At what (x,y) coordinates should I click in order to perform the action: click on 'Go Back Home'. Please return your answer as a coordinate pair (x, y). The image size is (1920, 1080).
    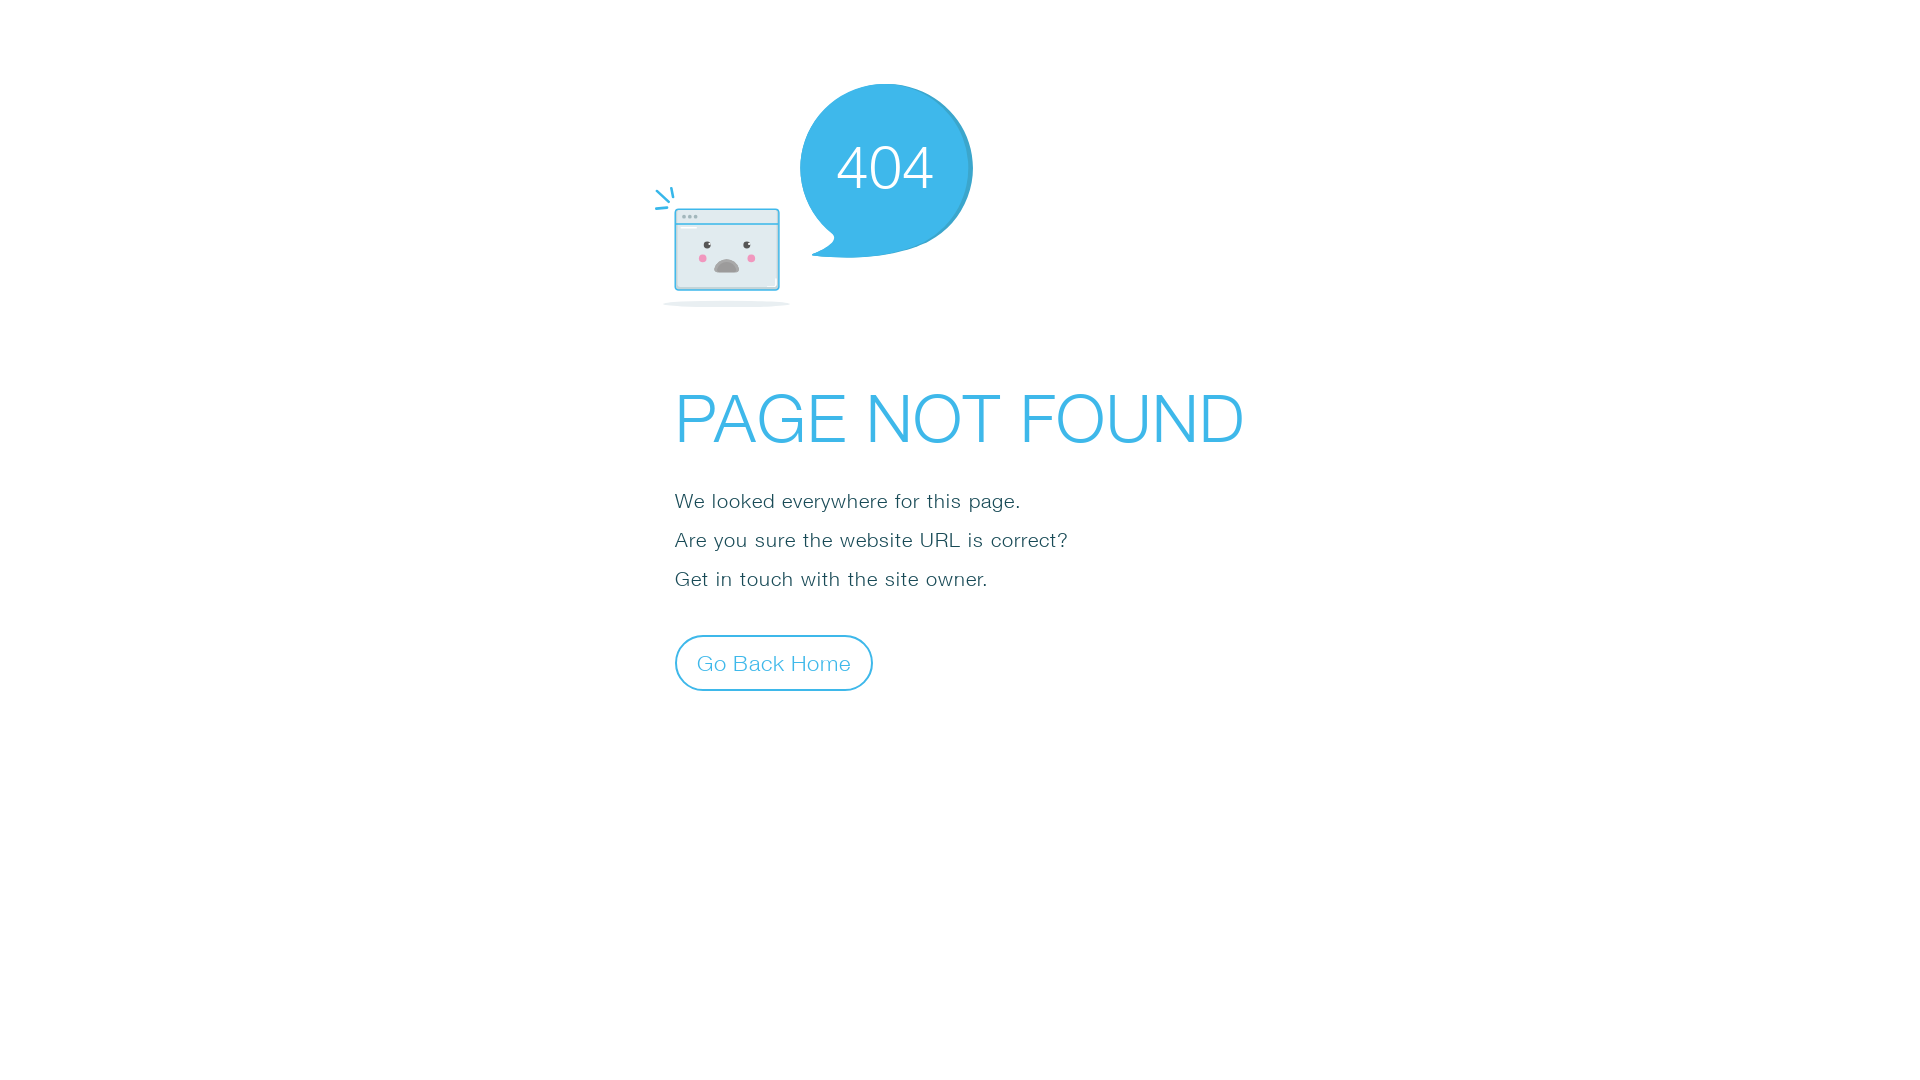
    Looking at the image, I should click on (772, 663).